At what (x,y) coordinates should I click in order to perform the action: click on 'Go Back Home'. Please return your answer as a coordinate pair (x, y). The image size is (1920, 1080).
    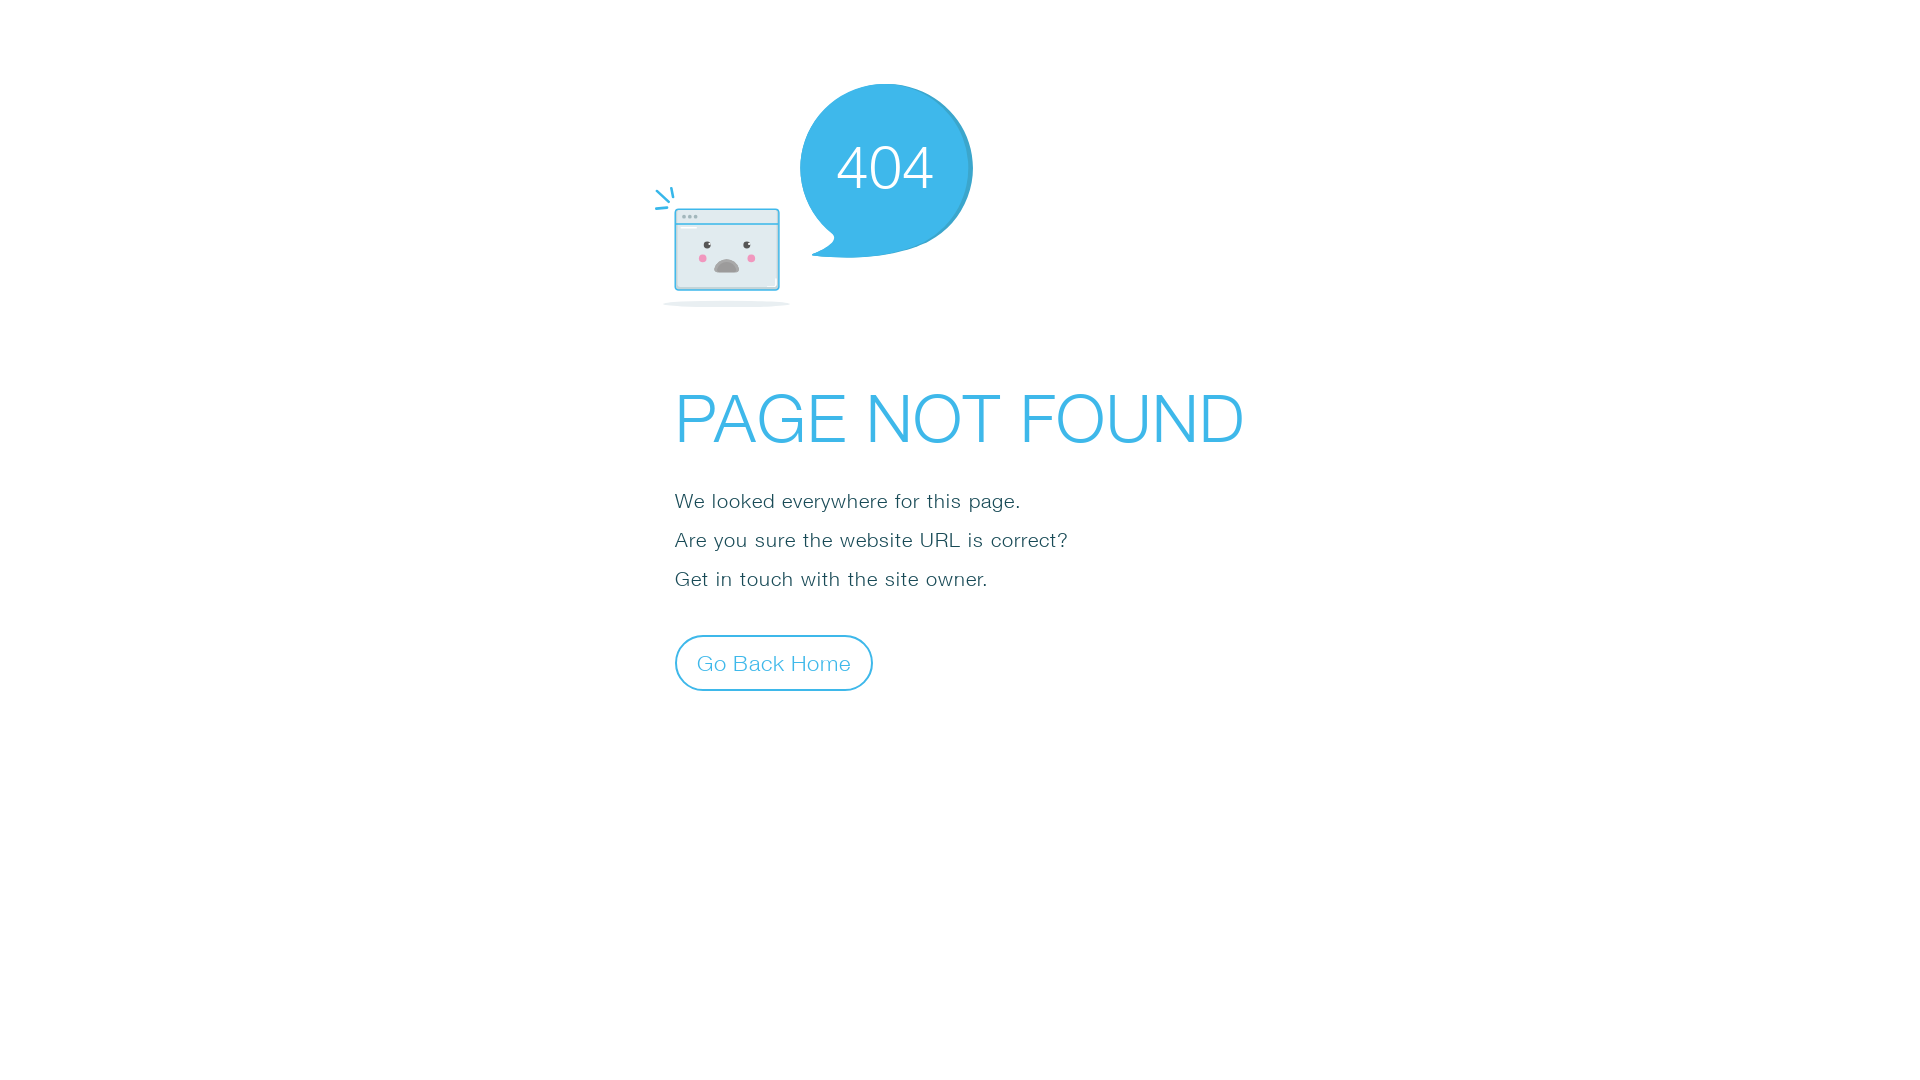
    Looking at the image, I should click on (772, 663).